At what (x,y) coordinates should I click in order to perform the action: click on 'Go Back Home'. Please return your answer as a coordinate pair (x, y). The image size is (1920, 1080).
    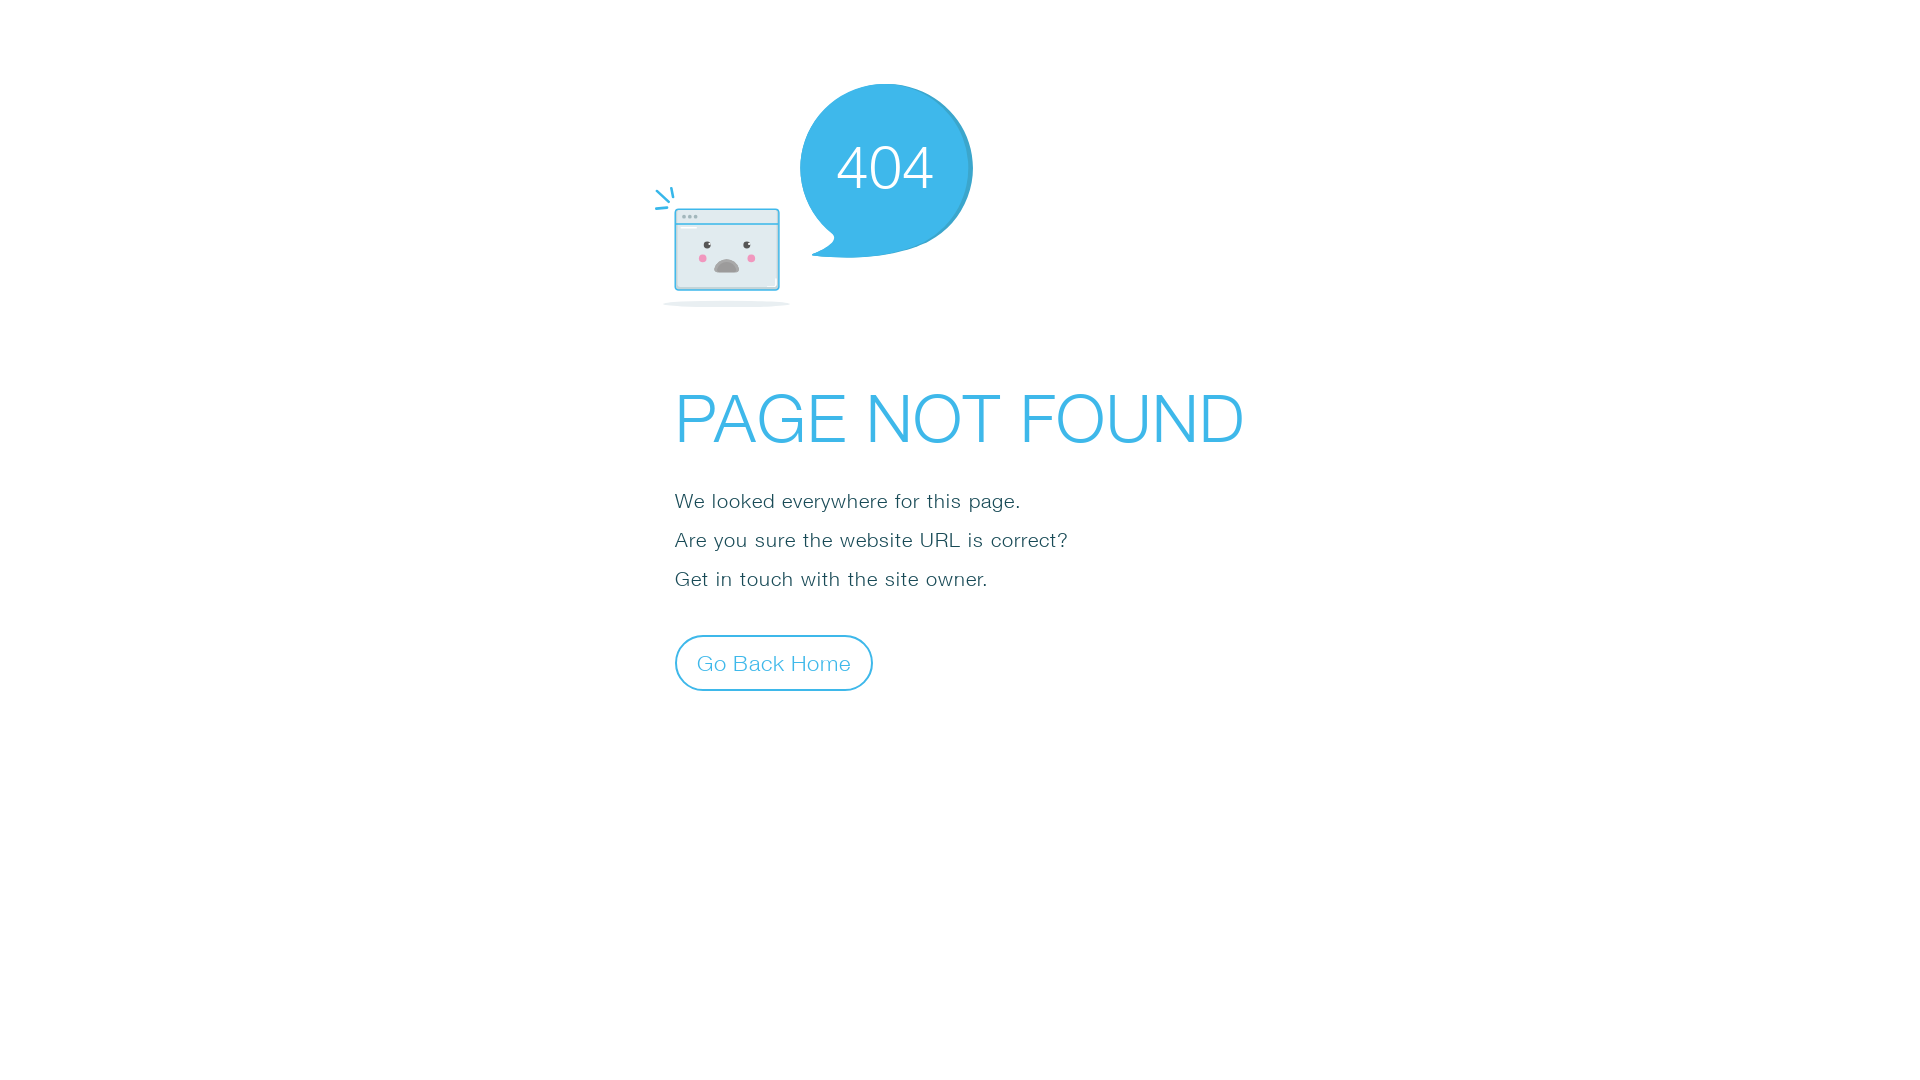
    Looking at the image, I should click on (772, 663).